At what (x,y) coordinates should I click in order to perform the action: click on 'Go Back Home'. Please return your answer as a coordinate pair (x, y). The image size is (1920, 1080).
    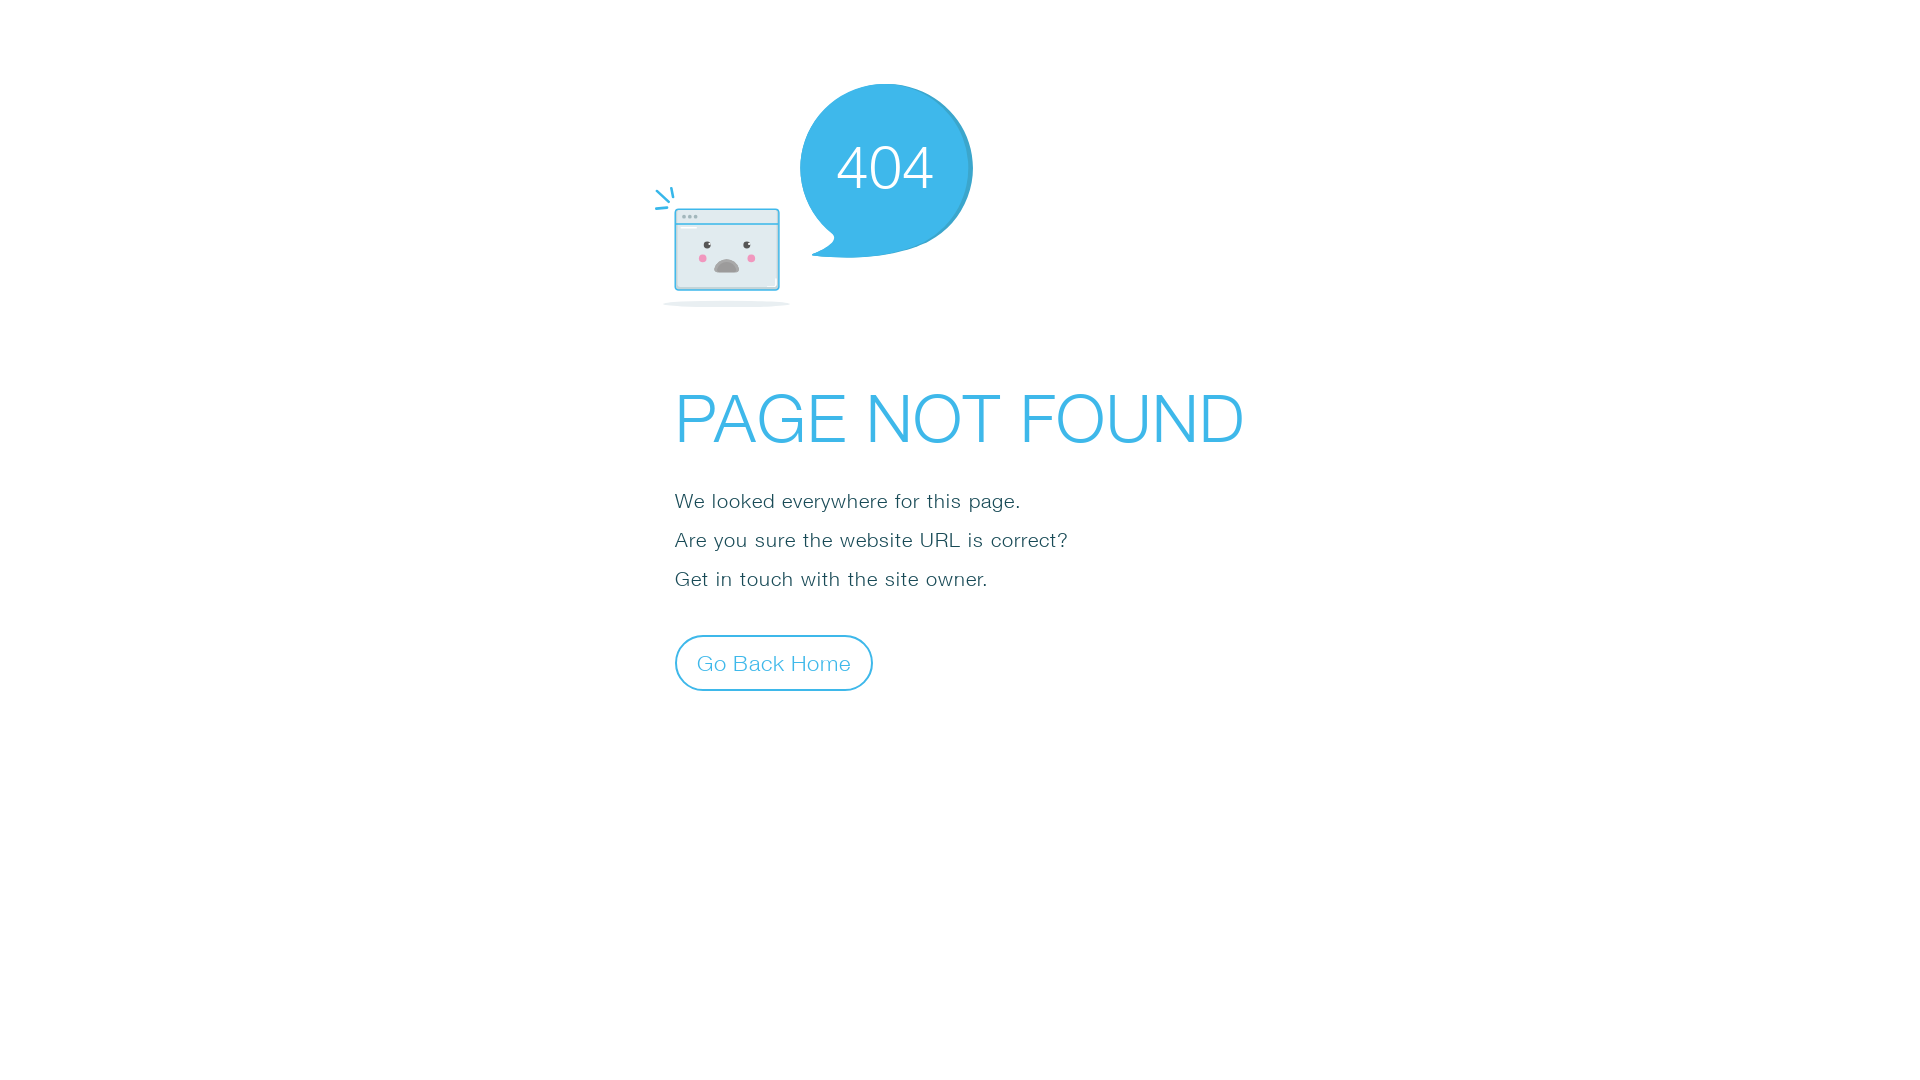
    Looking at the image, I should click on (772, 663).